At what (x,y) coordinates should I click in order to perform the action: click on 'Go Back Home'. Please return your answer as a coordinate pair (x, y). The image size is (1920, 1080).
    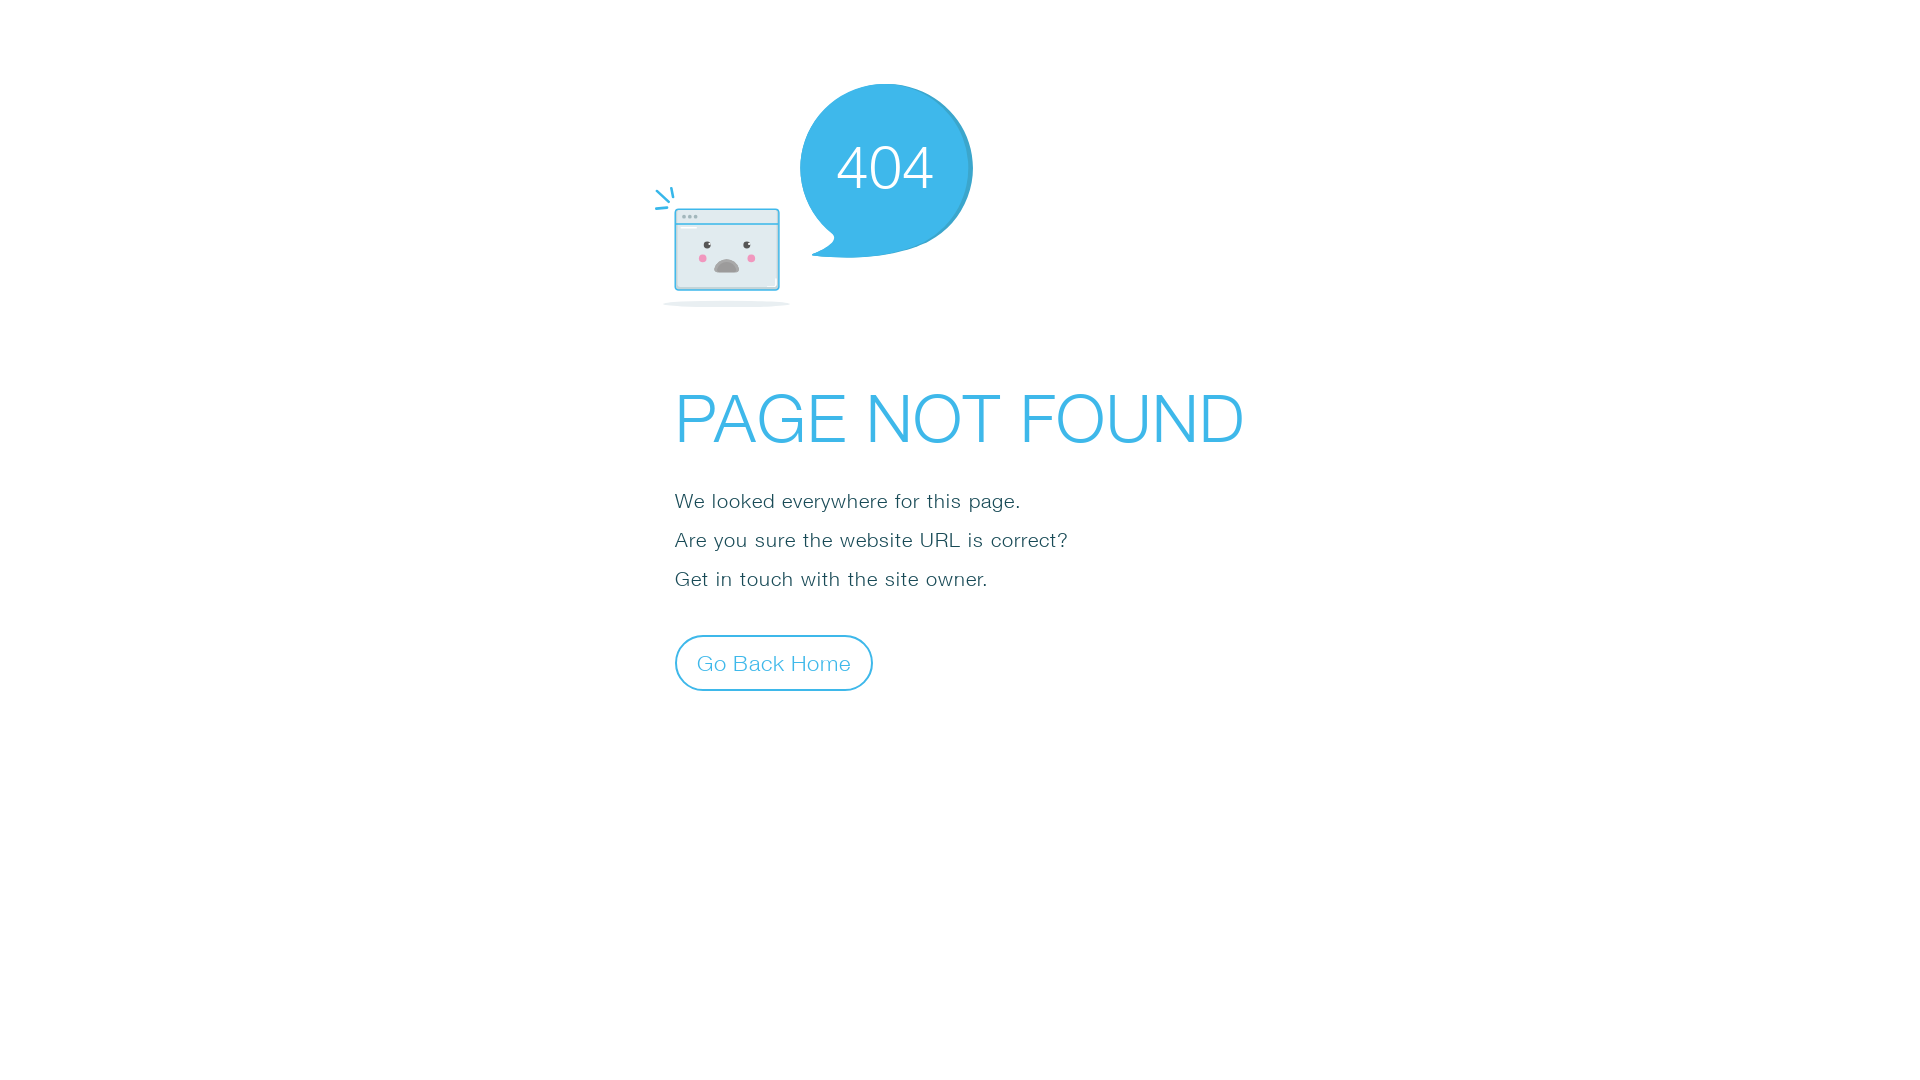
    Looking at the image, I should click on (772, 663).